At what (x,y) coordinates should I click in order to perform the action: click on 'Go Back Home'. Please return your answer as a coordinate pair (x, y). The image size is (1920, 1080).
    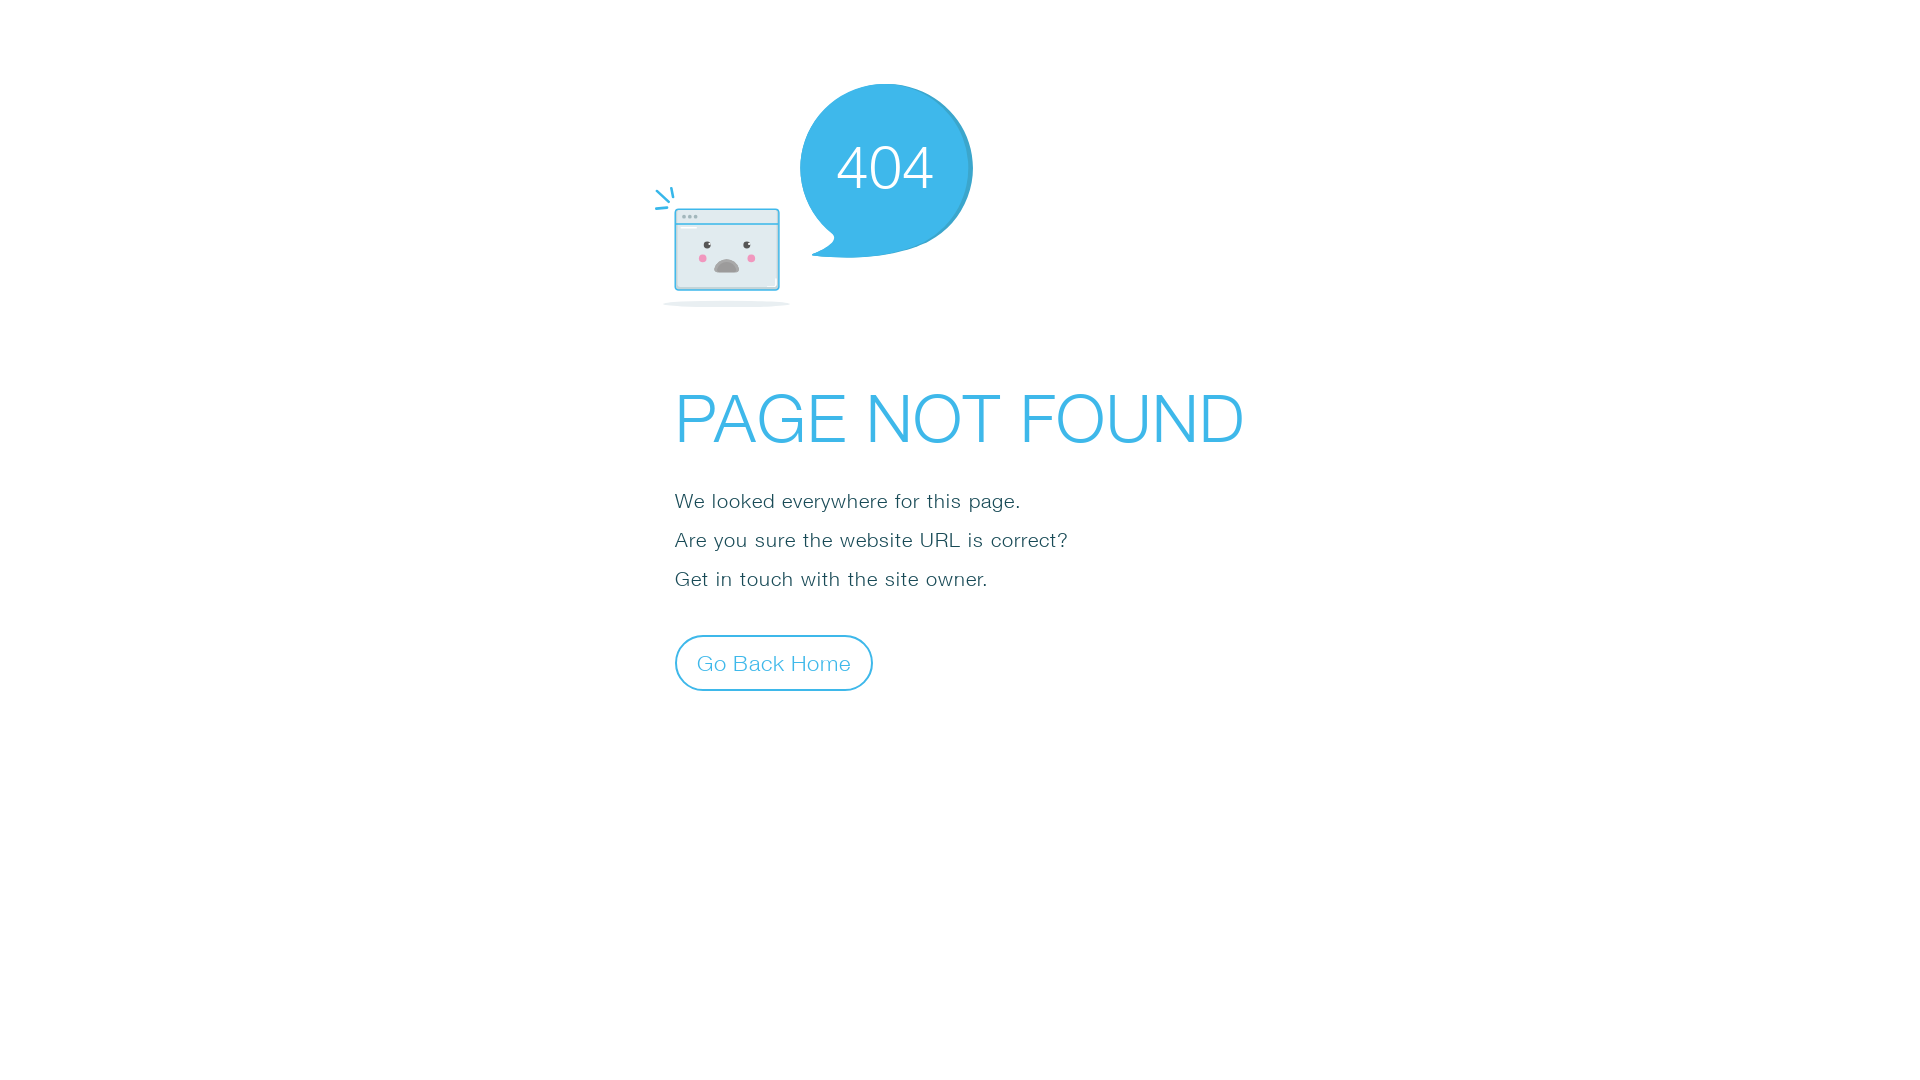
    Looking at the image, I should click on (772, 663).